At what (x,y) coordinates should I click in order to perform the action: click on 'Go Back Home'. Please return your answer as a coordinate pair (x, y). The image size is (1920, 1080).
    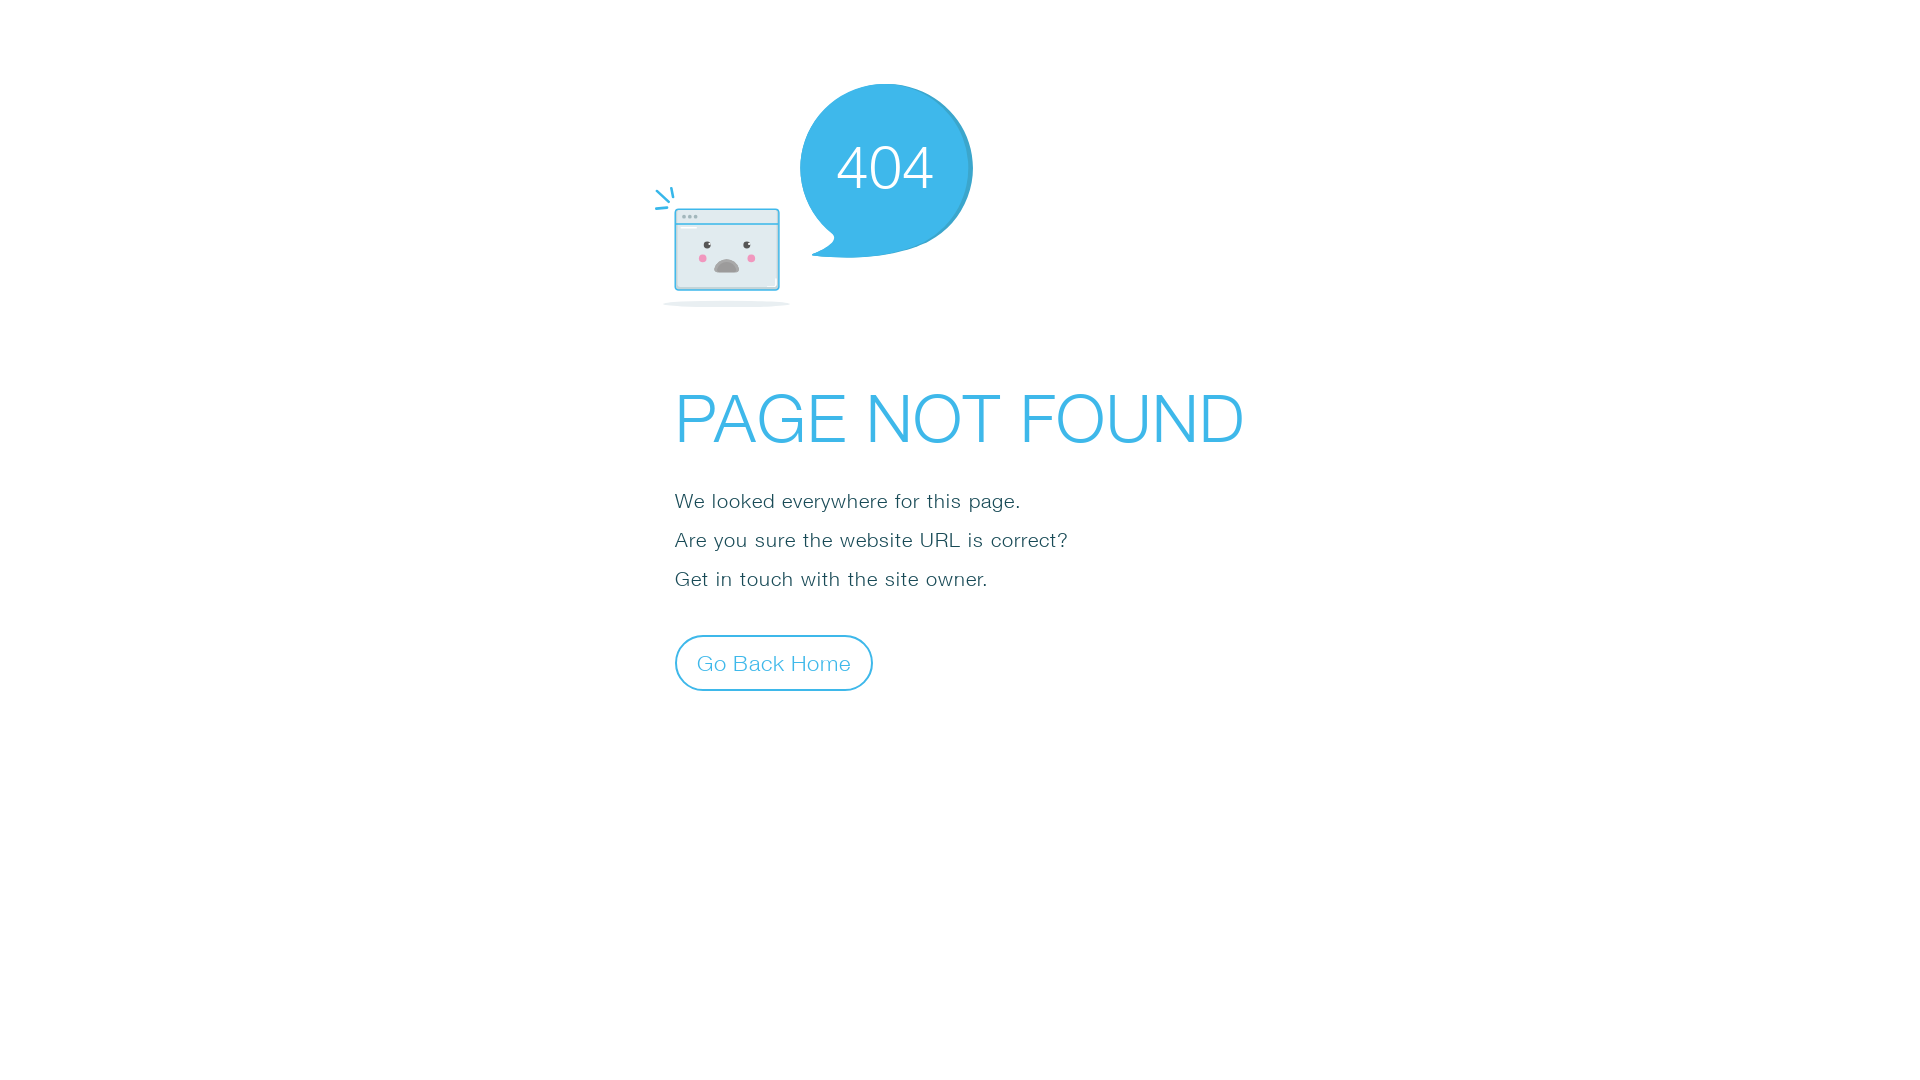
    Looking at the image, I should click on (772, 663).